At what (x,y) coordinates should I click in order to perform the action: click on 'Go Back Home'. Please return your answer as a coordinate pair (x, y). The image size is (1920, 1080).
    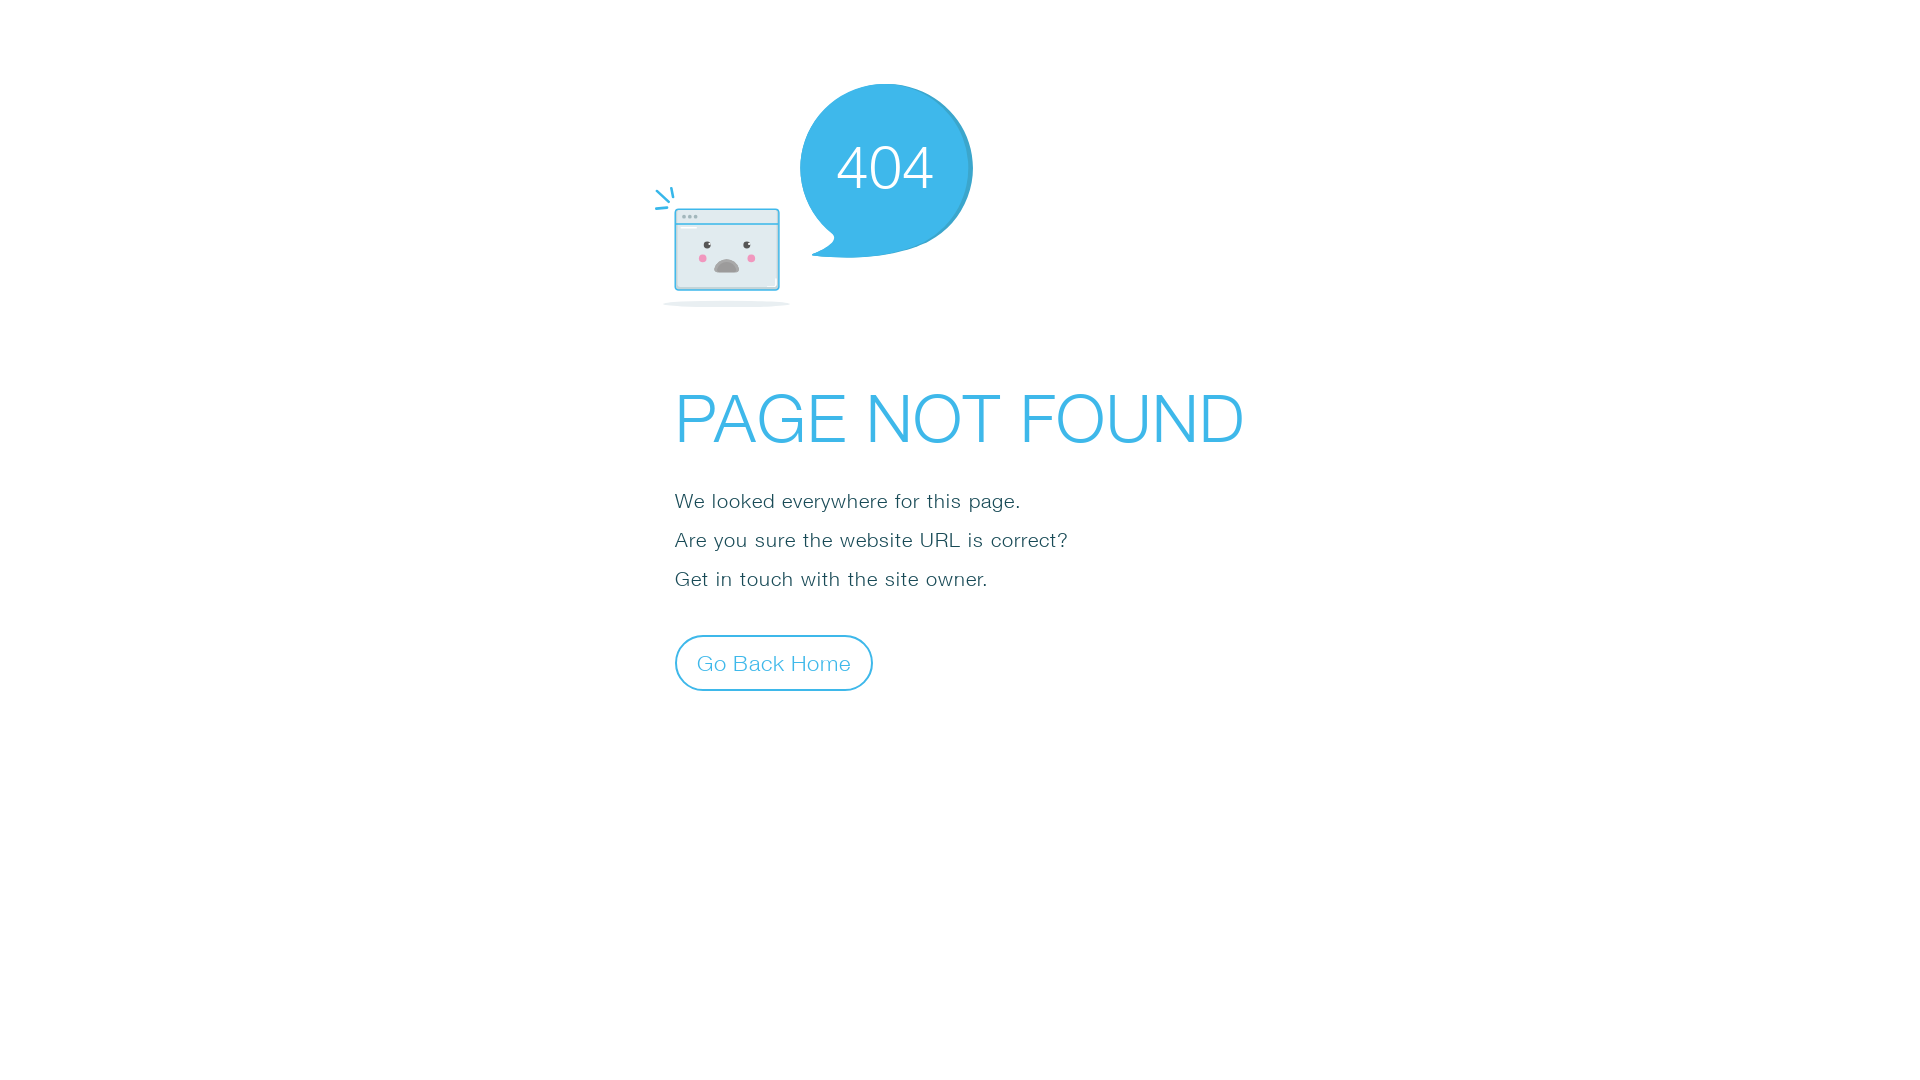
    Looking at the image, I should click on (772, 663).